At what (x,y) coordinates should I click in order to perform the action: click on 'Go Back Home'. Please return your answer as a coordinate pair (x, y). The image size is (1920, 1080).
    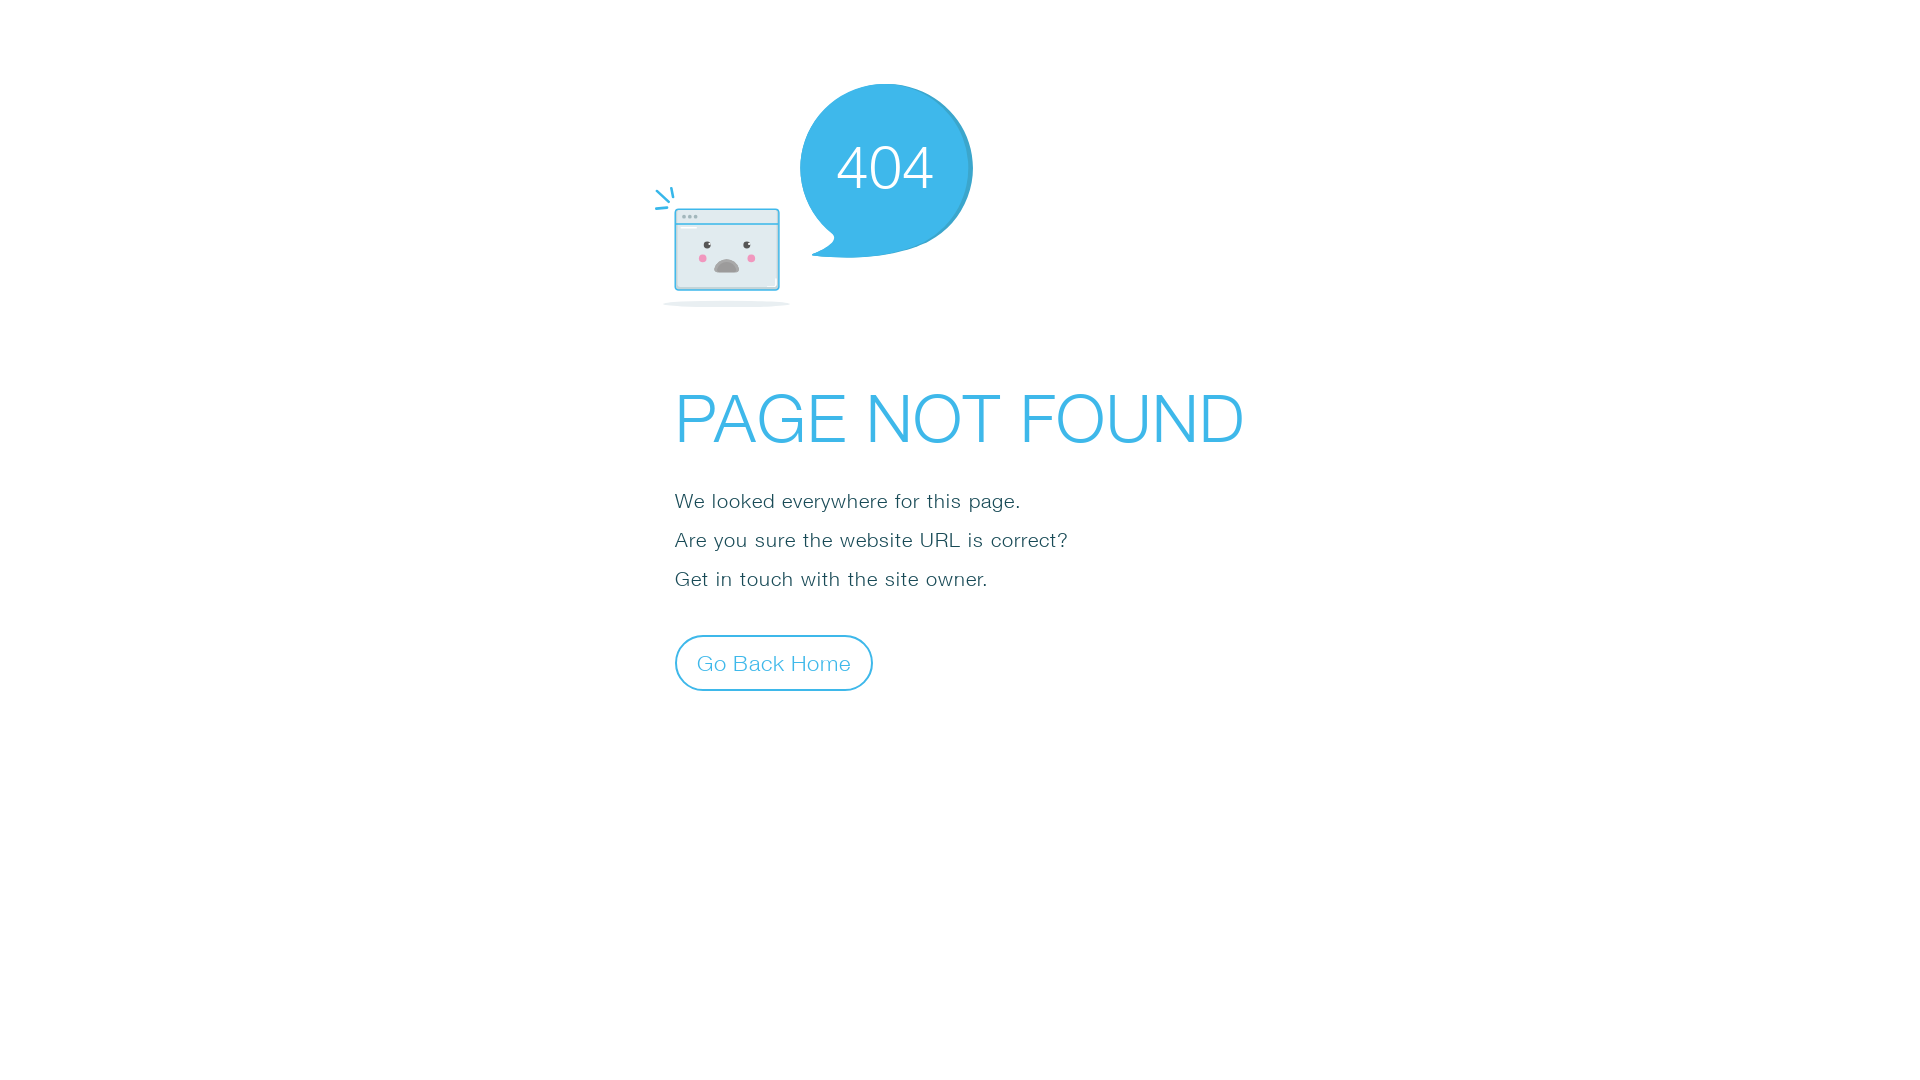
    Looking at the image, I should click on (772, 663).